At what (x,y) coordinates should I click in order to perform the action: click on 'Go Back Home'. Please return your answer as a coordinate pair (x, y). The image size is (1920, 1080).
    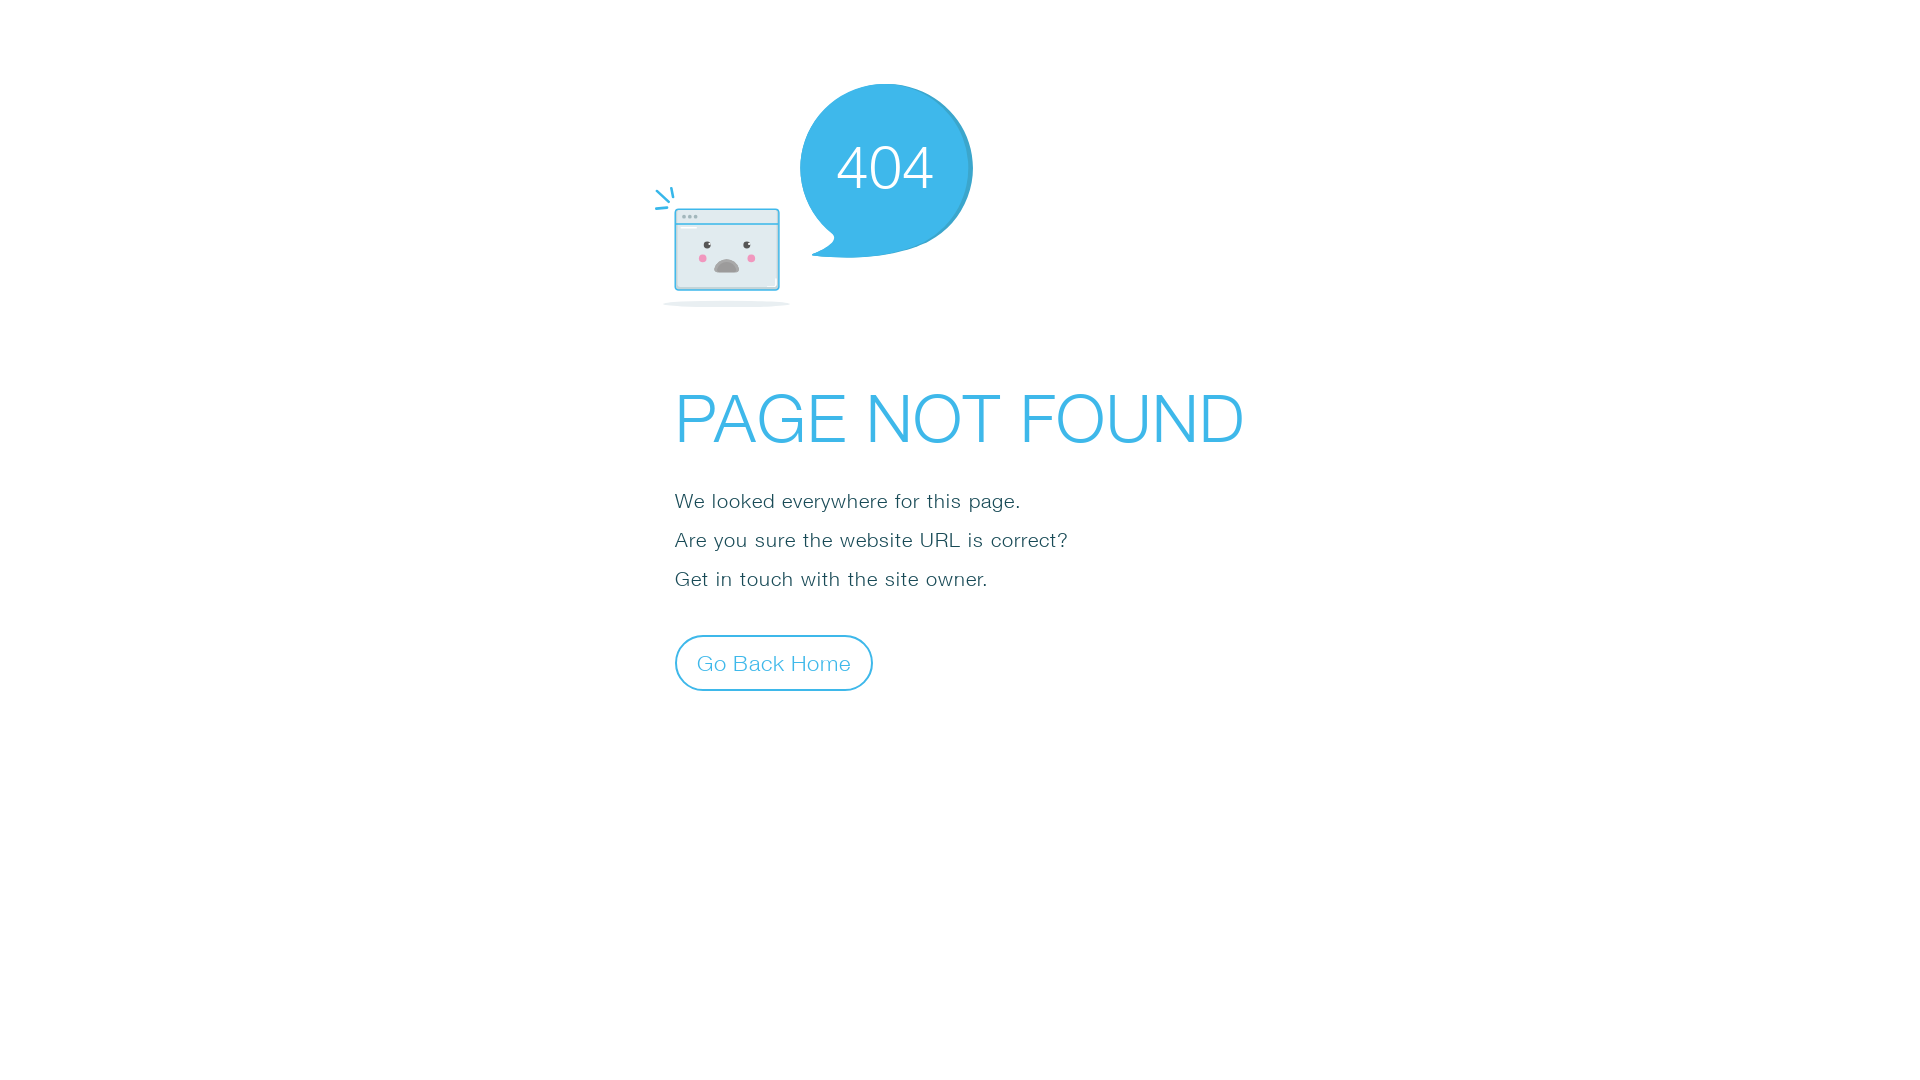
    Looking at the image, I should click on (772, 663).